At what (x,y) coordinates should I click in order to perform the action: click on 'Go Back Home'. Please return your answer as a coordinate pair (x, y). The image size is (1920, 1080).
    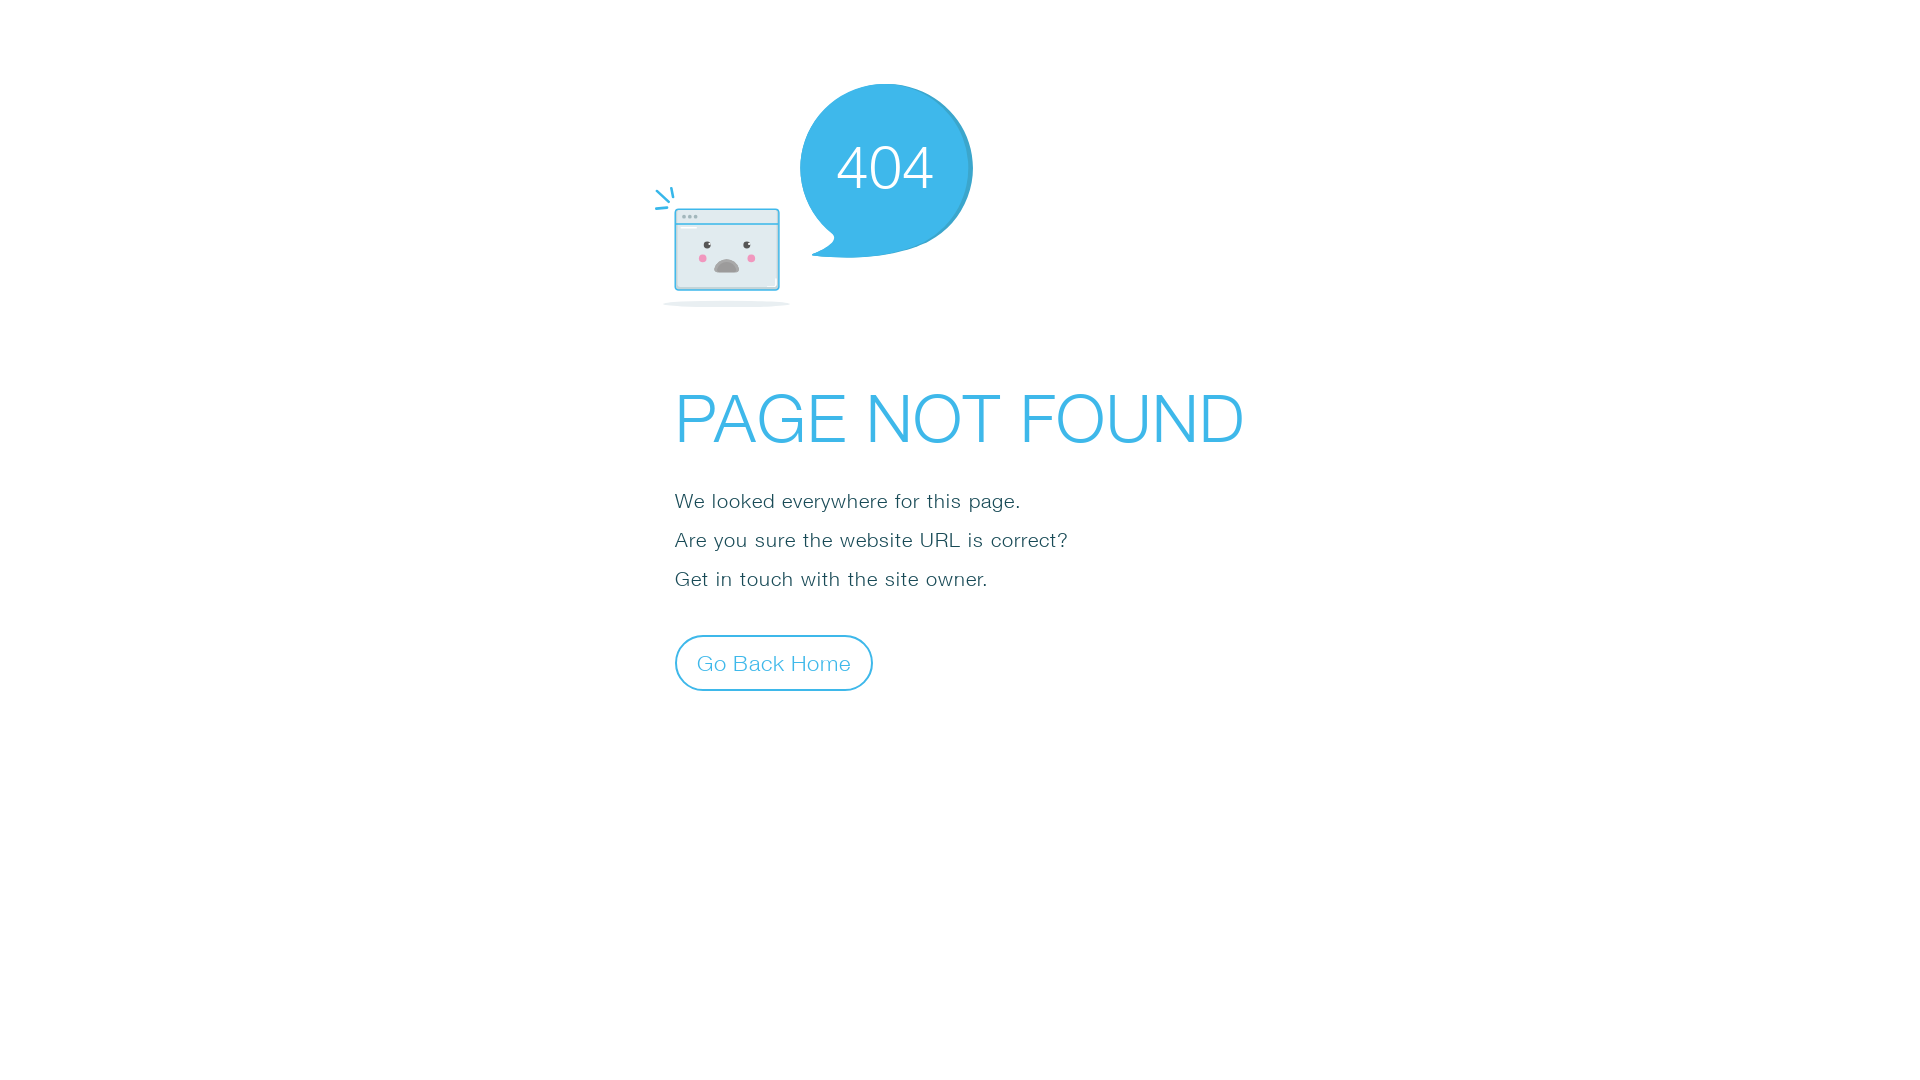
    Looking at the image, I should click on (772, 663).